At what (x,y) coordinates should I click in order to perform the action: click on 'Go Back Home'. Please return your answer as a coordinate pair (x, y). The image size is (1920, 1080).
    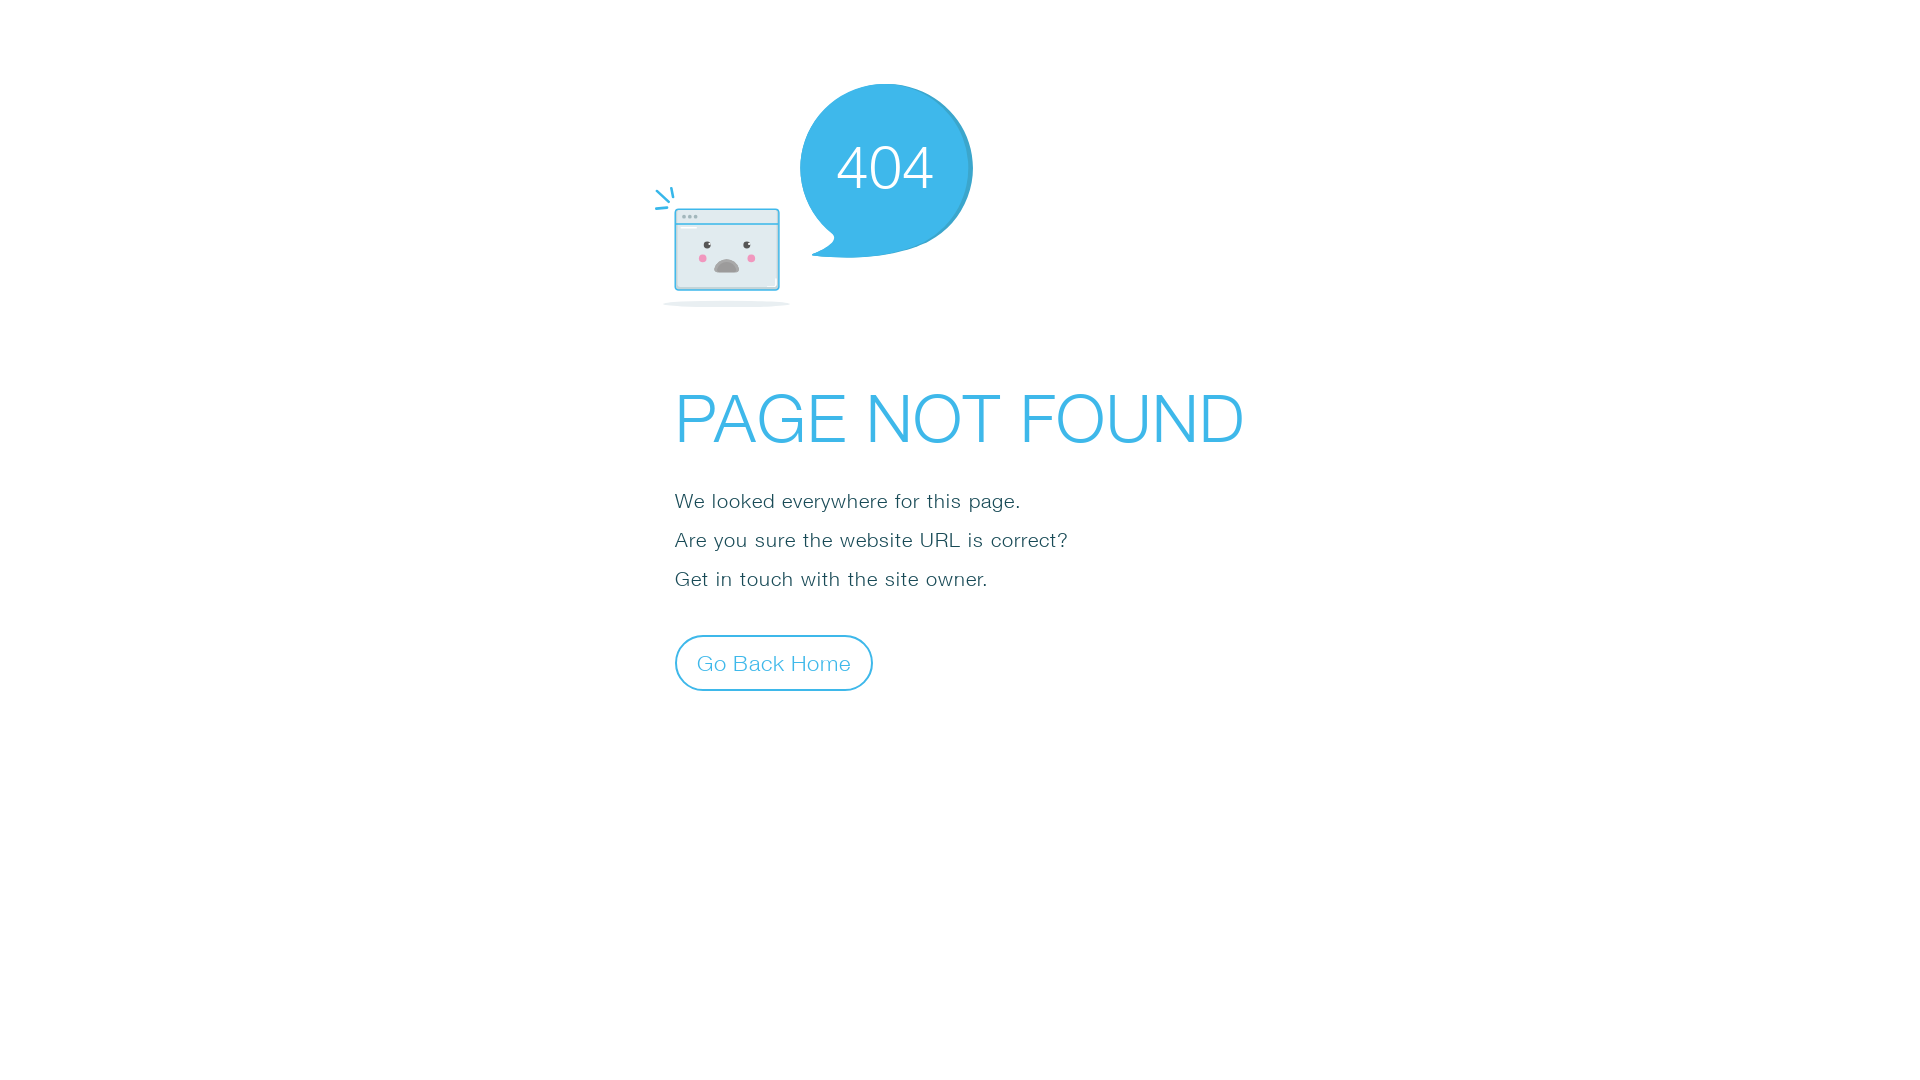
    Looking at the image, I should click on (772, 663).